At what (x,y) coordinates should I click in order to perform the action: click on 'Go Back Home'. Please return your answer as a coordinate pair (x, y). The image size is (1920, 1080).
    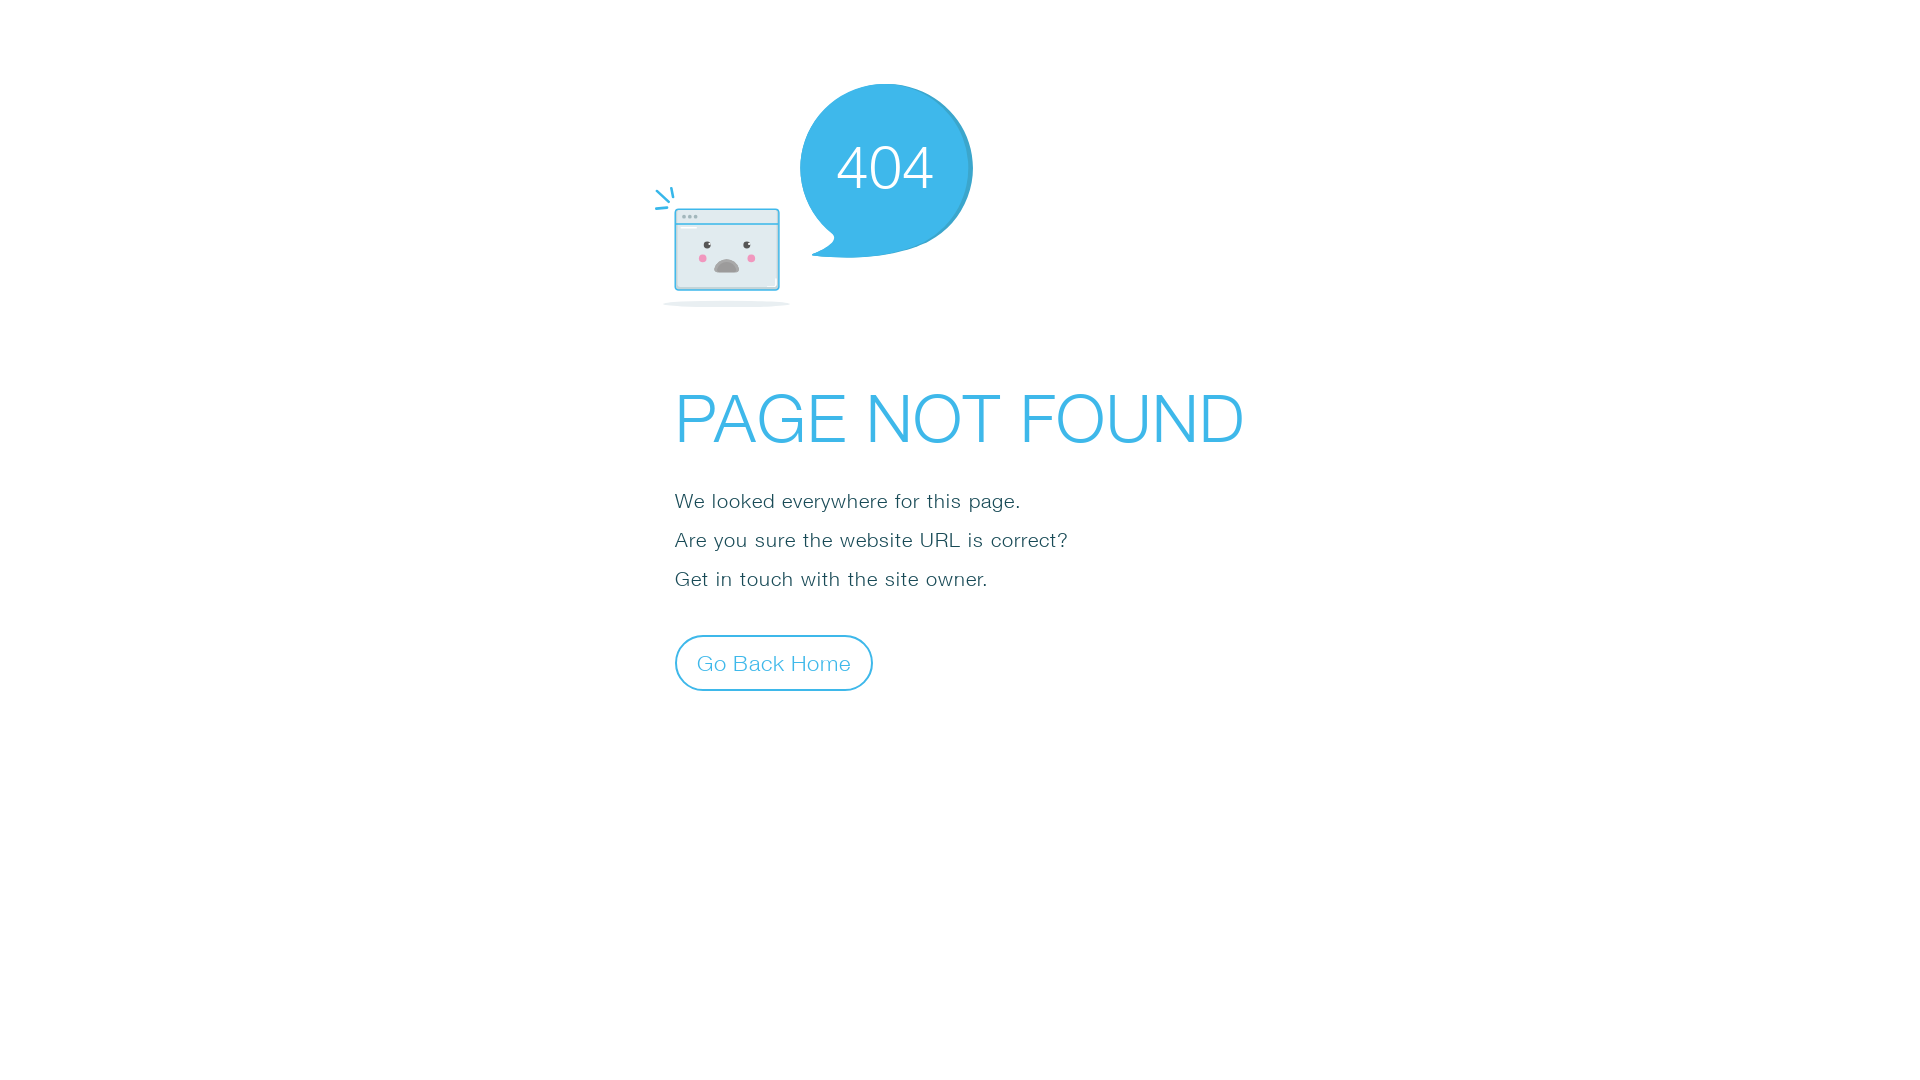
    Looking at the image, I should click on (772, 663).